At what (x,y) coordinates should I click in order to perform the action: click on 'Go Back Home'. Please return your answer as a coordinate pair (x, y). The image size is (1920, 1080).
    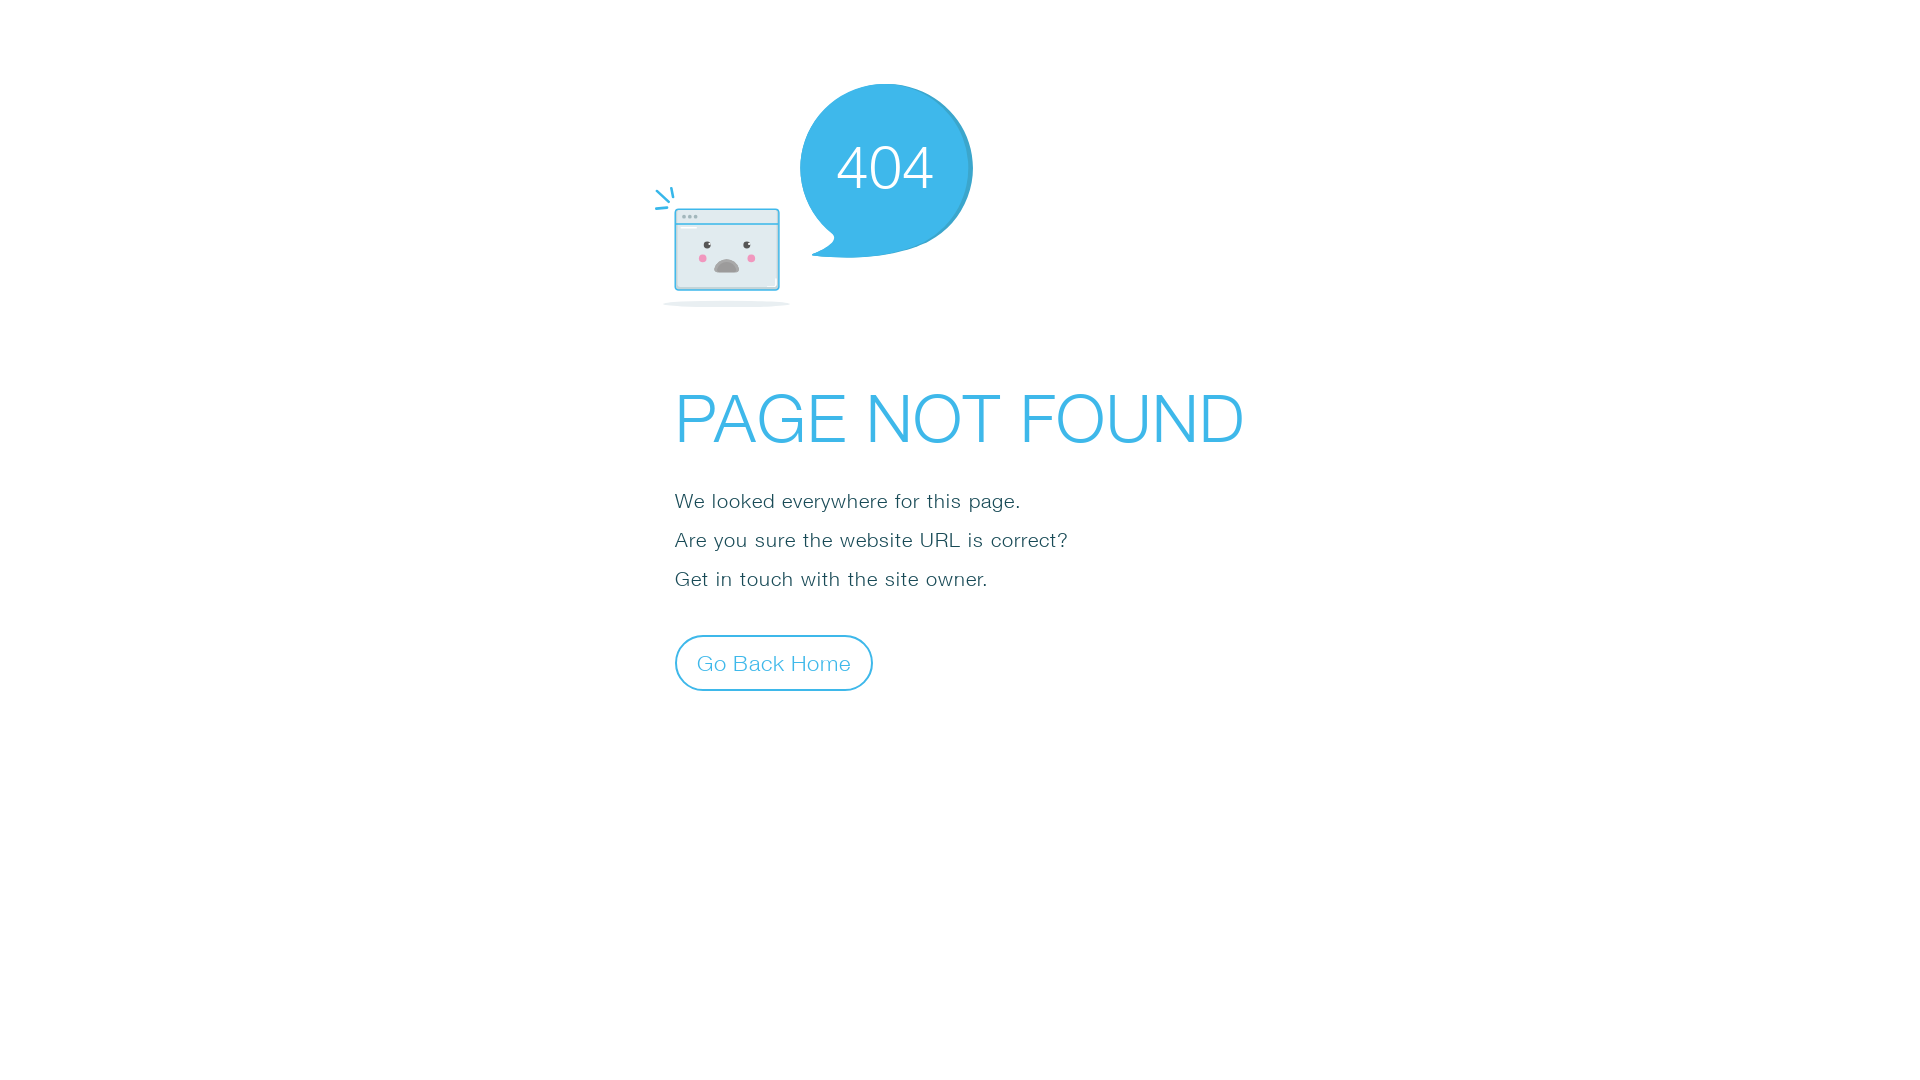
    Looking at the image, I should click on (772, 663).